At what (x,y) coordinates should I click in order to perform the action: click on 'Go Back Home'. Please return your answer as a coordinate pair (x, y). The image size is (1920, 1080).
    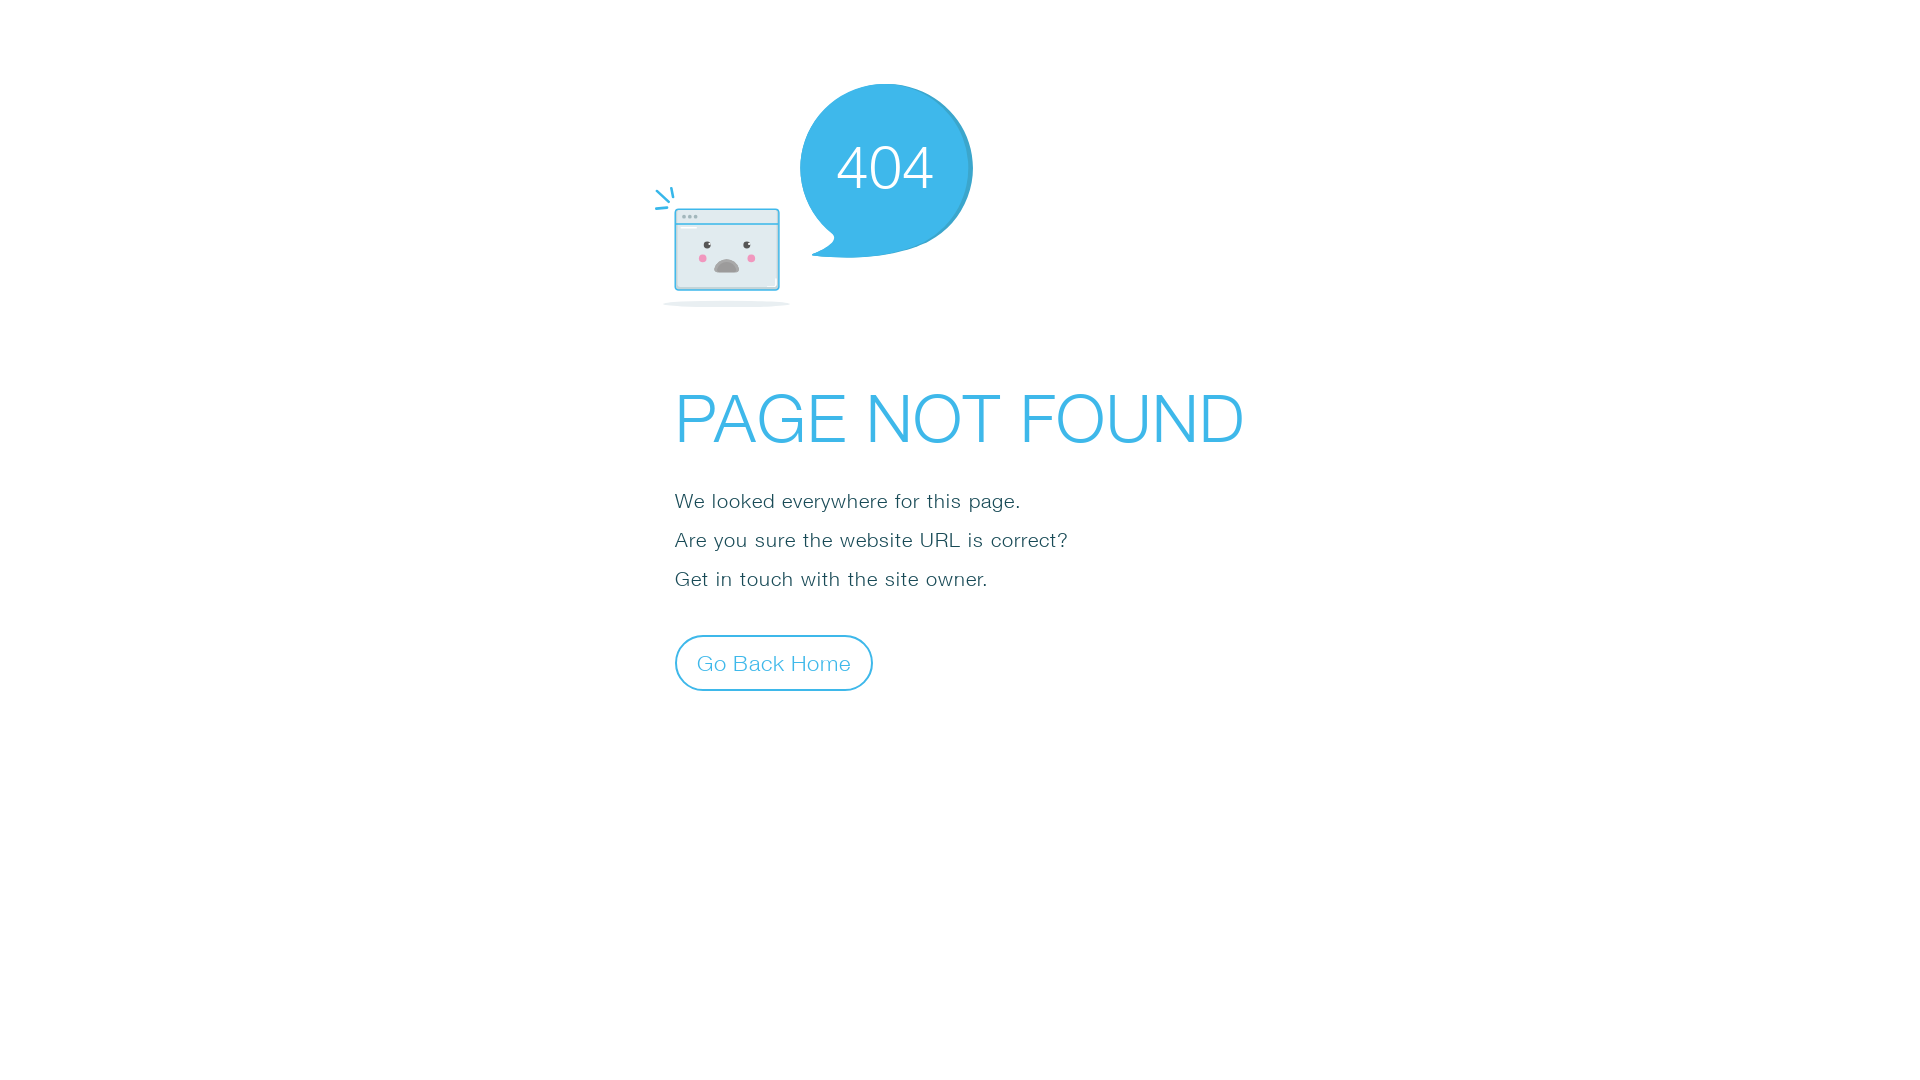
    Looking at the image, I should click on (772, 663).